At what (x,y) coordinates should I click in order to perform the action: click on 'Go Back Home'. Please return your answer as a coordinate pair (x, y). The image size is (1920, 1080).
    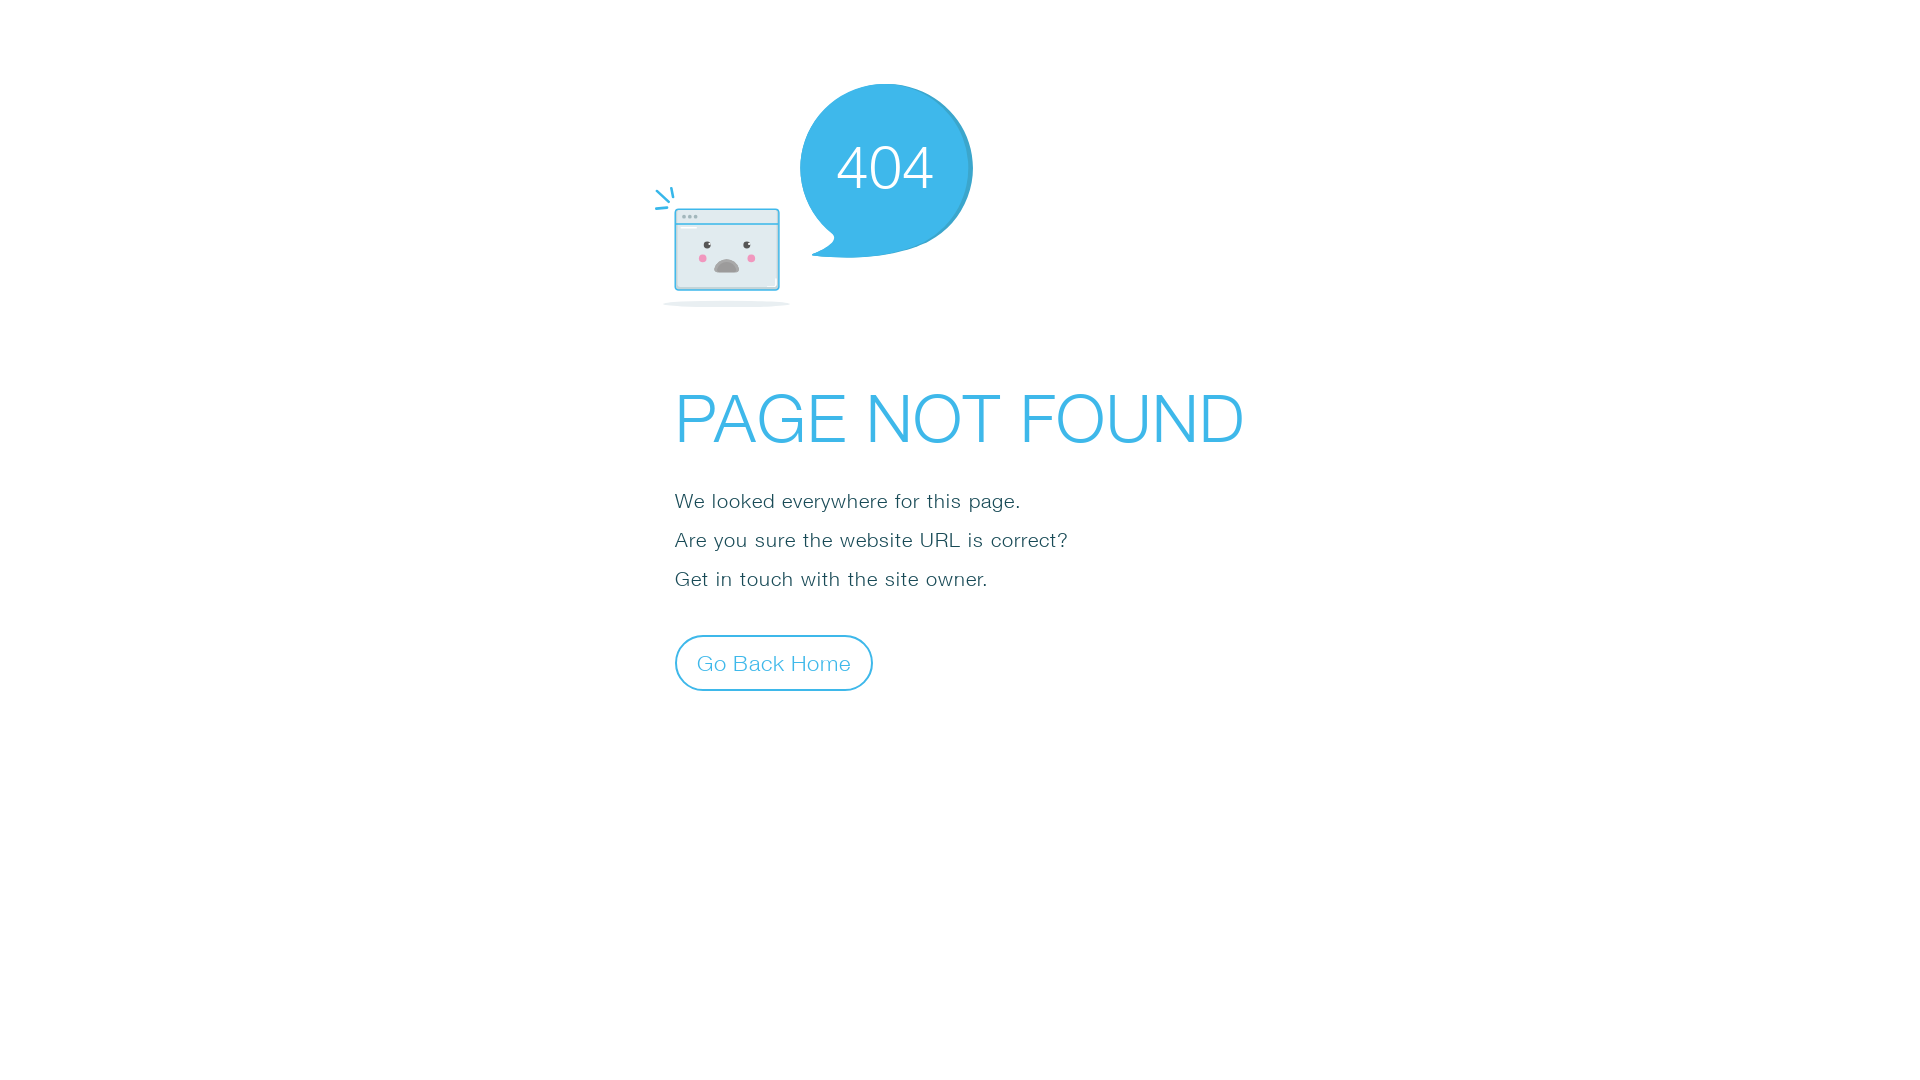
    Looking at the image, I should click on (772, 663).